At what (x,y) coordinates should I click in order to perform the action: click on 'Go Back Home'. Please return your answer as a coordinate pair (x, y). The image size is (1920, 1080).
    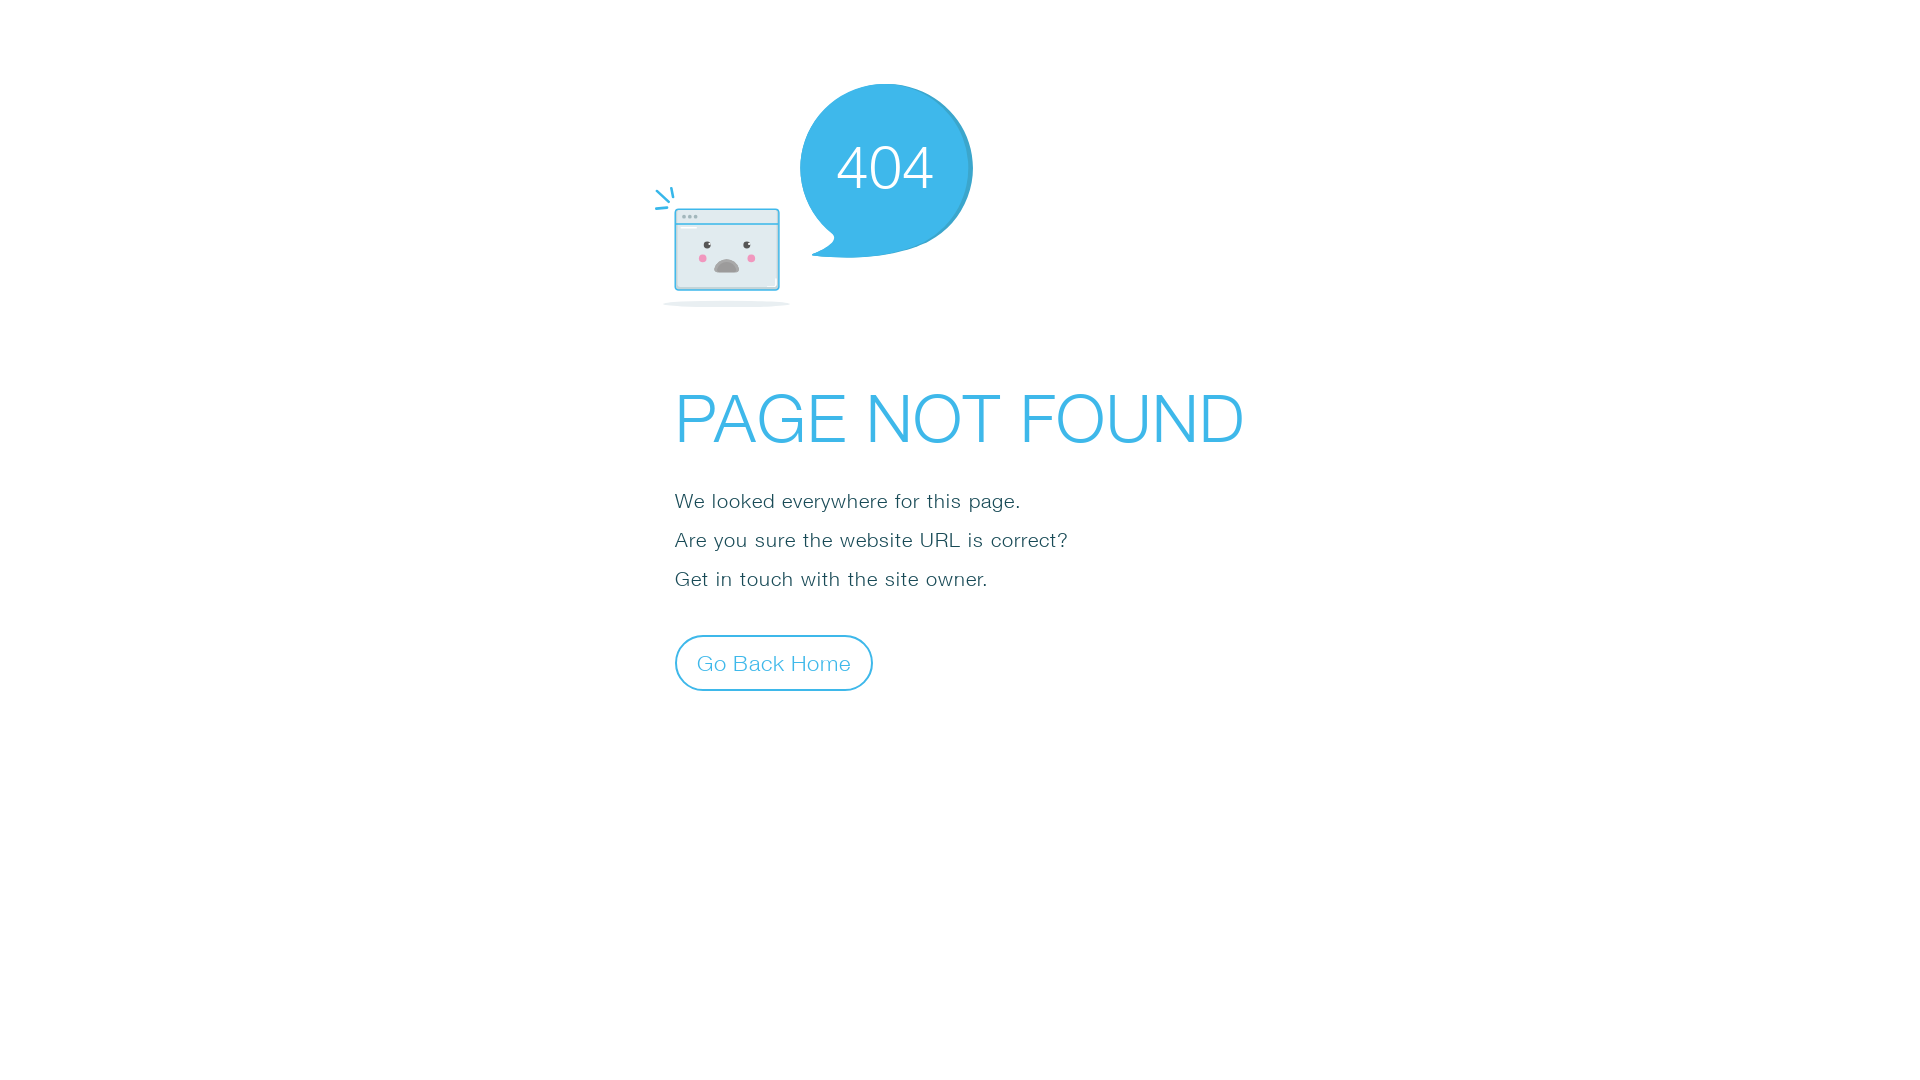
    Looking at the image, I should click on (772, 663).